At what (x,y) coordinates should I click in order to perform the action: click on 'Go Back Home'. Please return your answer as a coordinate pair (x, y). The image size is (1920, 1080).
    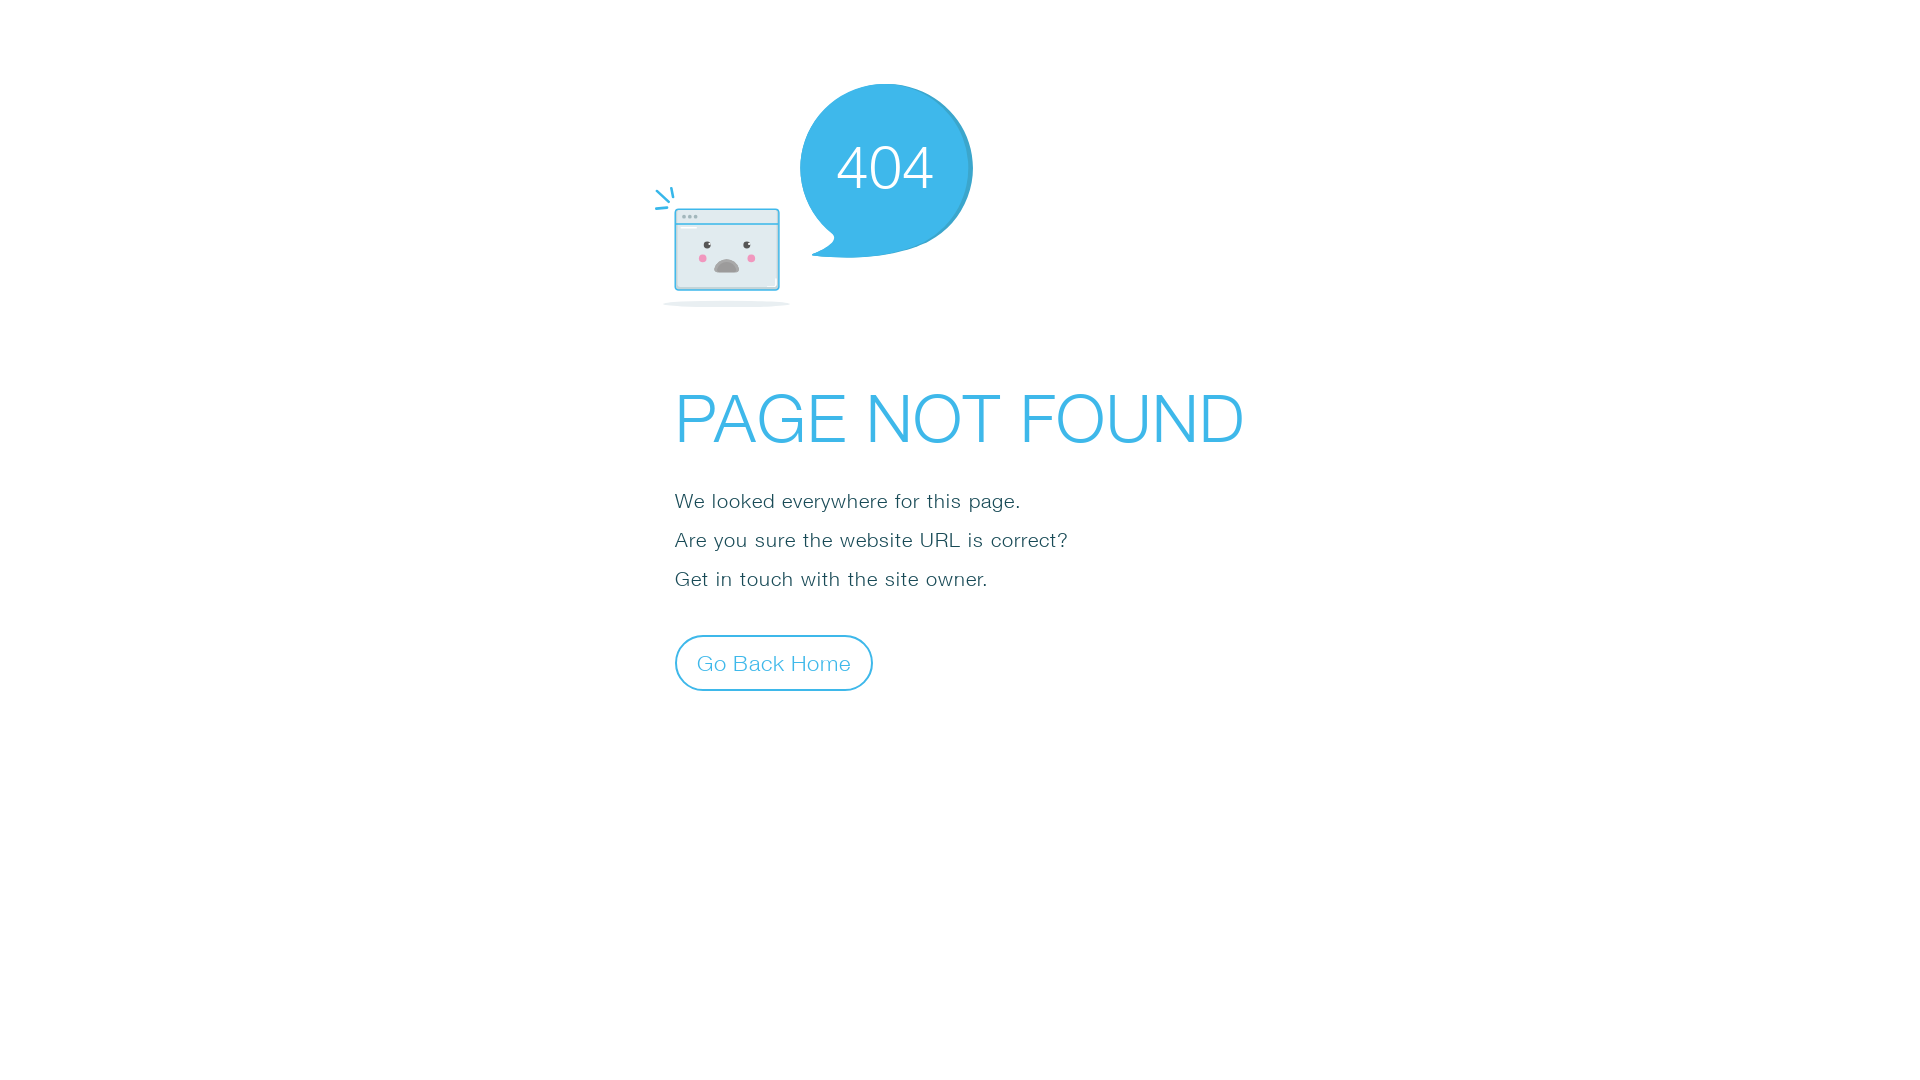
    Looking at the image, I should click on (772, 663).